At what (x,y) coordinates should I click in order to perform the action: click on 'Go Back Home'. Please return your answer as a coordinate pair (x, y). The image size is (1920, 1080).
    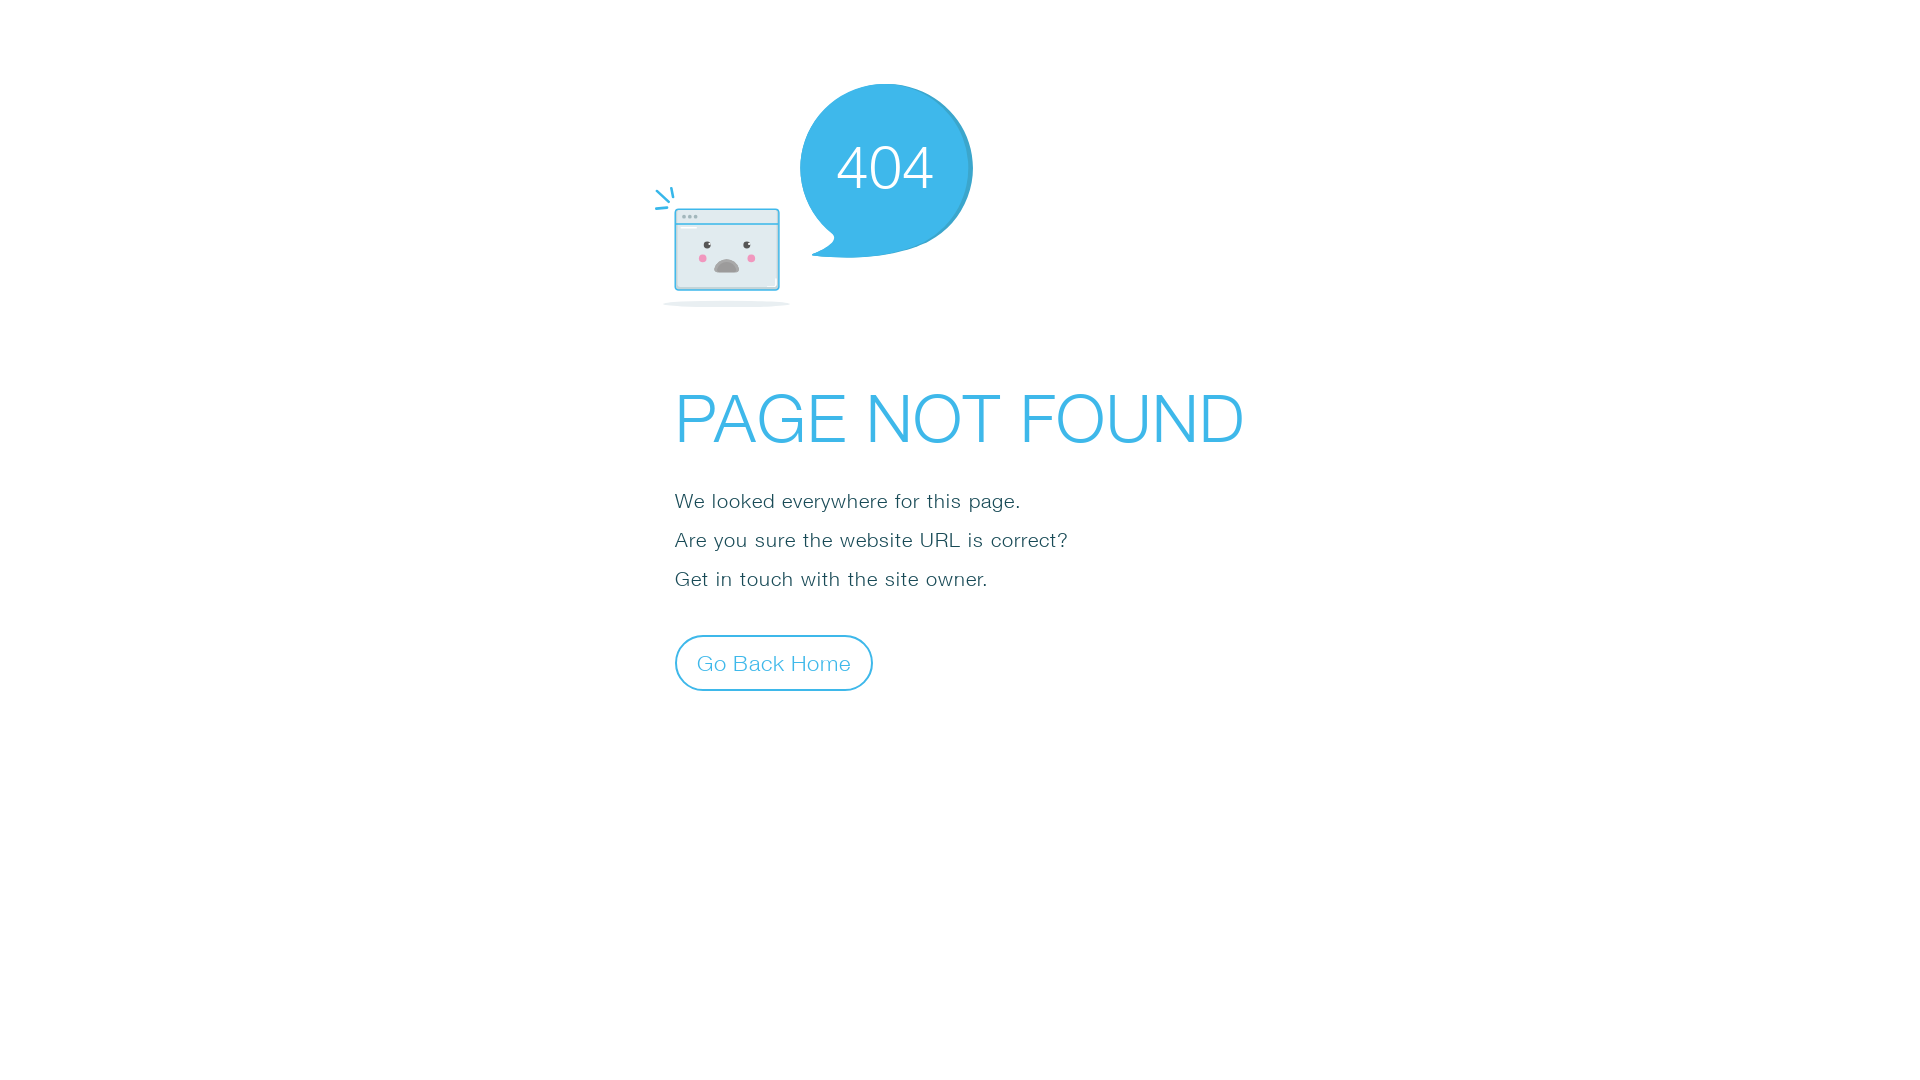
    Looking at the image, I should click on (772, 663).